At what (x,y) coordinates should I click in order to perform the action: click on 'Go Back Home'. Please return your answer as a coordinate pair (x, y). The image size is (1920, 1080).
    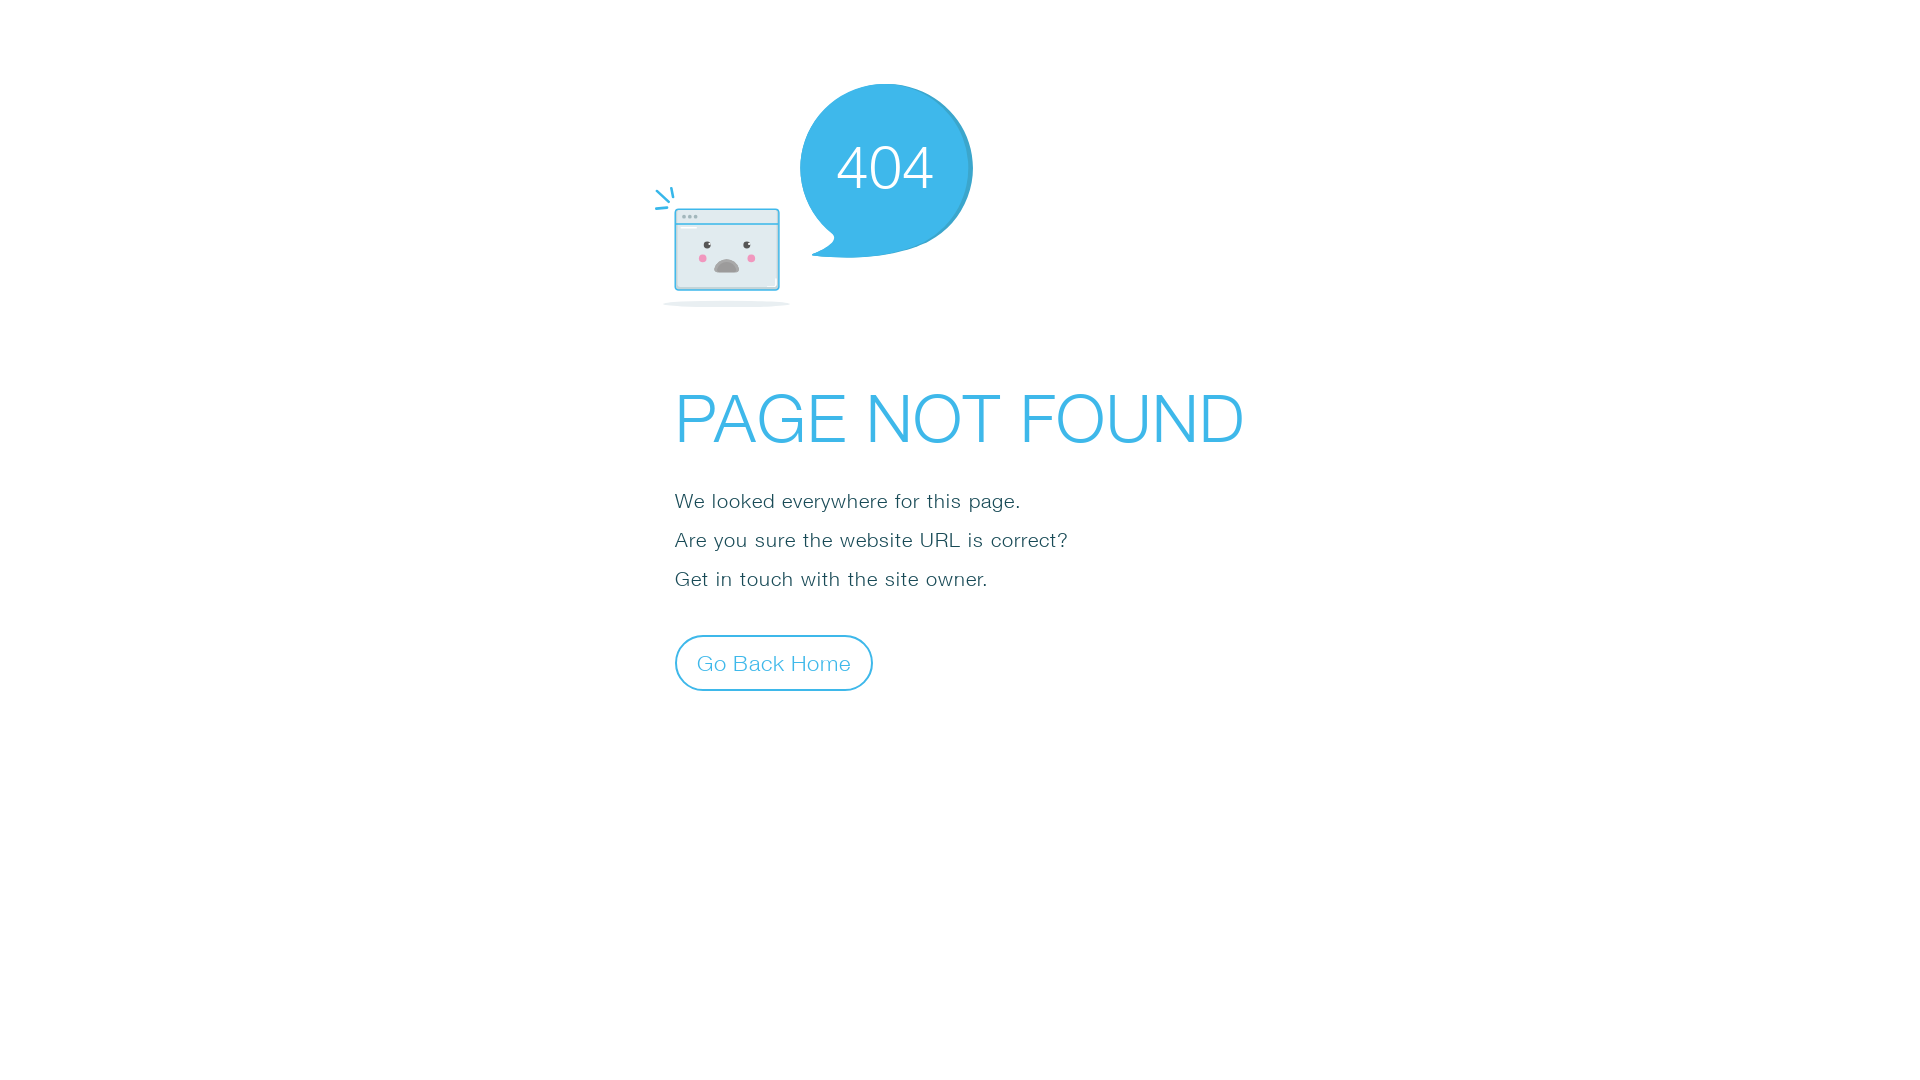
    Looking at the image, I should click on (772, 663).